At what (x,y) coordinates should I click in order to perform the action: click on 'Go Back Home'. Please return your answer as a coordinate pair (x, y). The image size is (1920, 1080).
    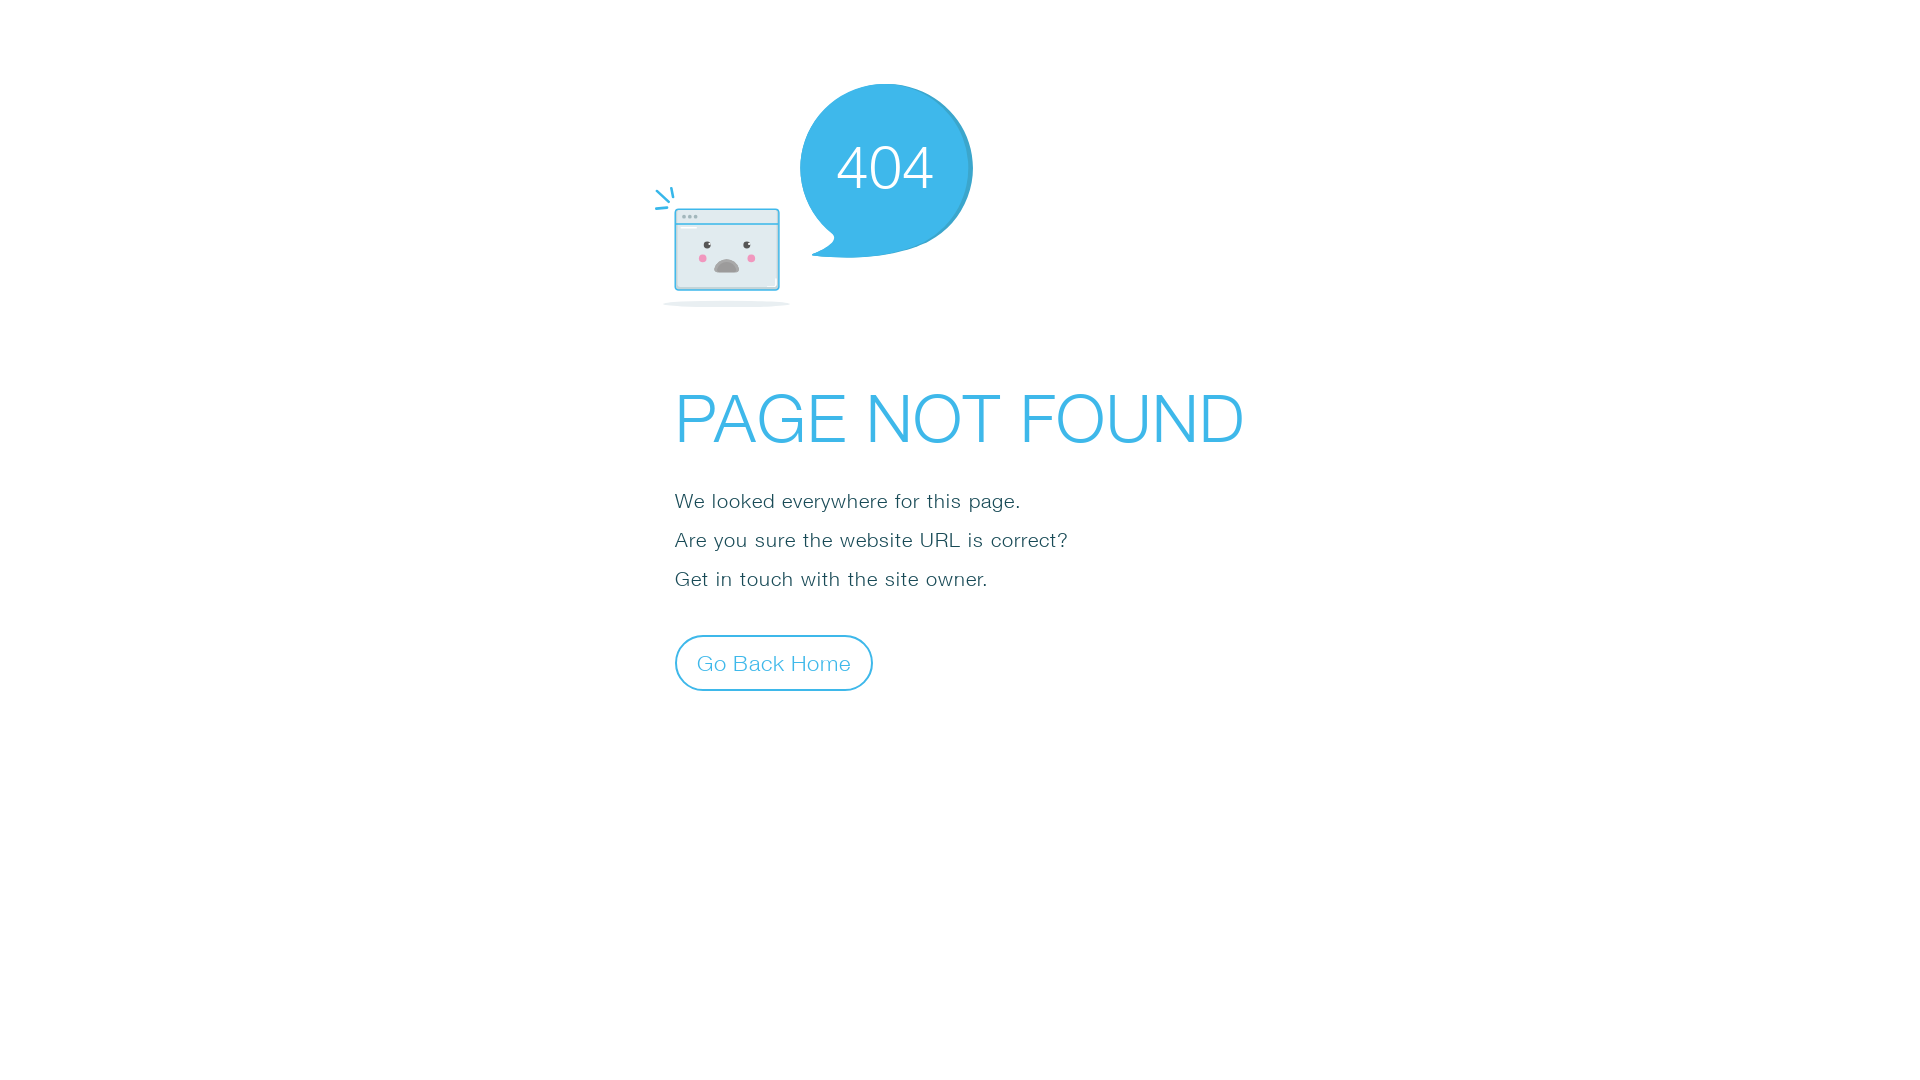
    Looking at the image, I should click on (772, 663).